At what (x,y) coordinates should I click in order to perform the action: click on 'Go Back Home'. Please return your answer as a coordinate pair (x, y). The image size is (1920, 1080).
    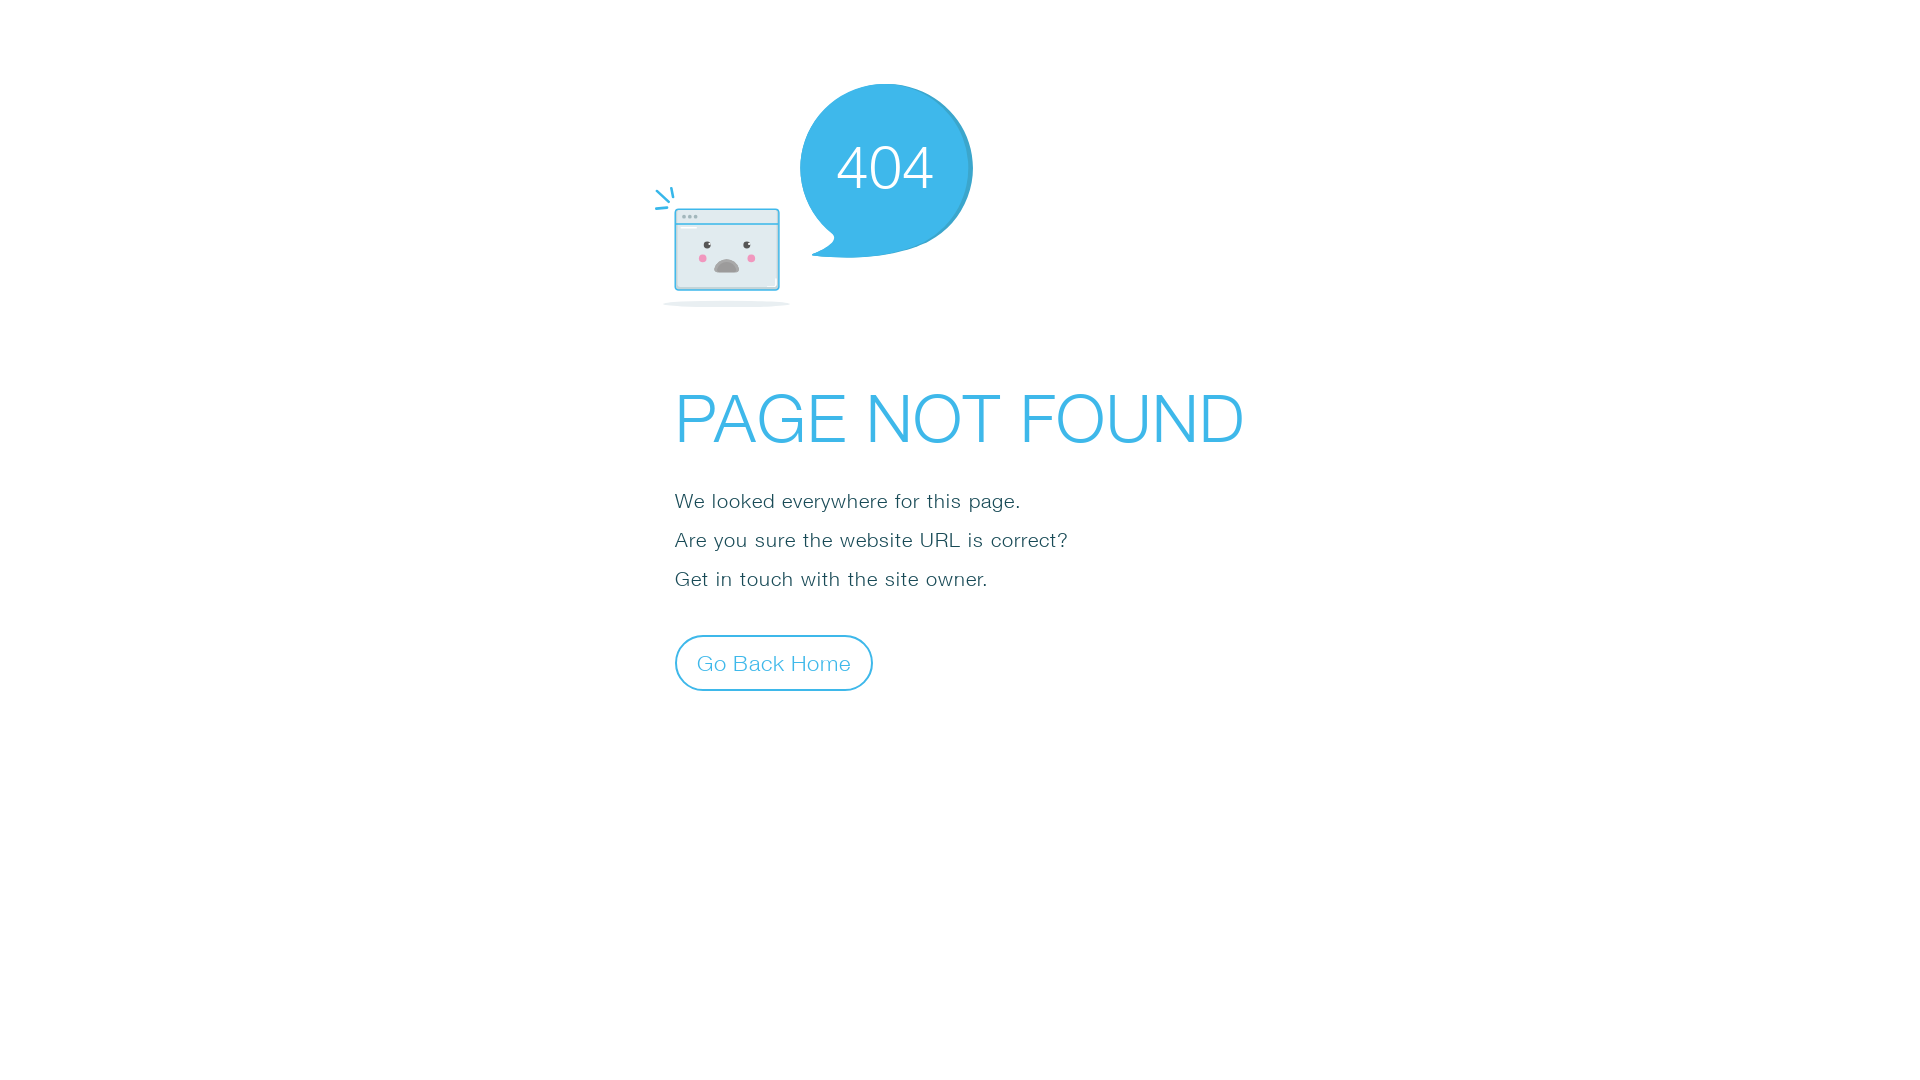
    Looking at the image, I should click on (772, 663).